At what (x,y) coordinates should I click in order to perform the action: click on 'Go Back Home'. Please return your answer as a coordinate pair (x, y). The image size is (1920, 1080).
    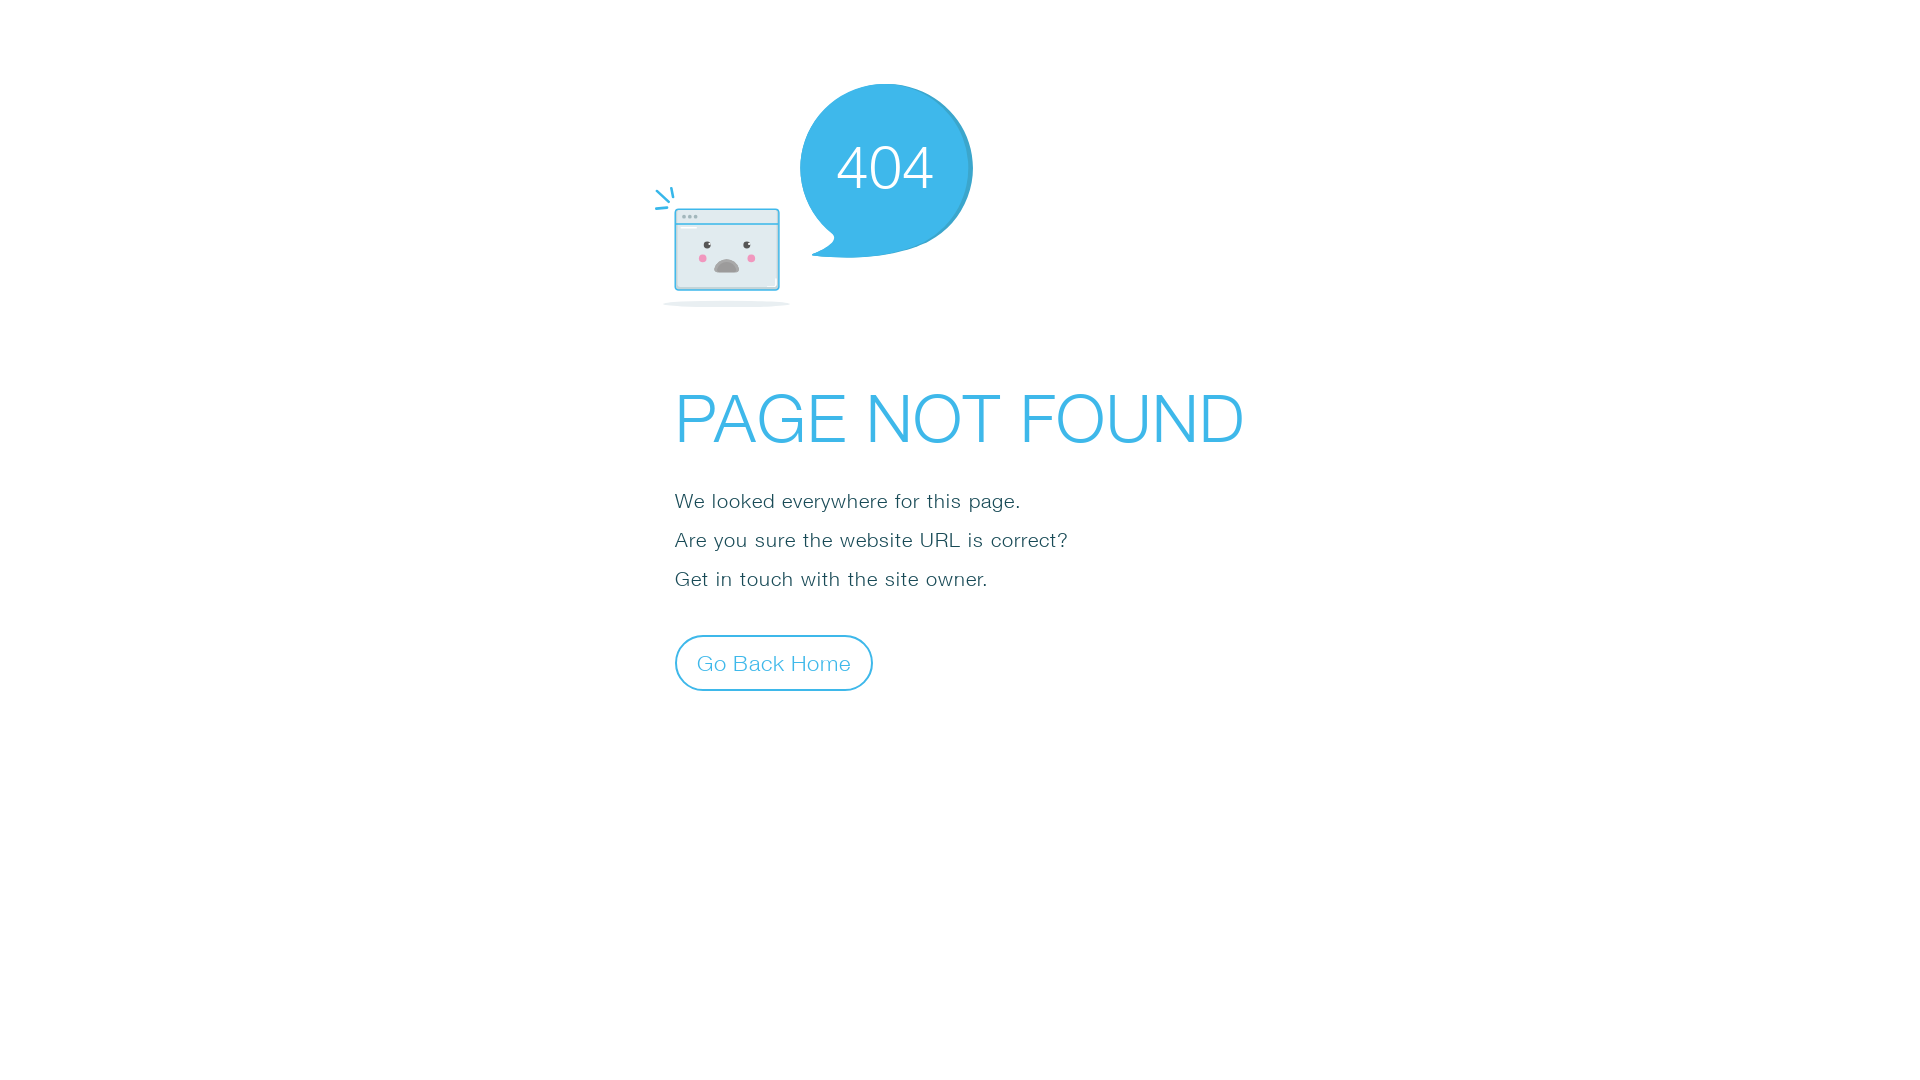
    Looking at the image, I should click on (772, 663).